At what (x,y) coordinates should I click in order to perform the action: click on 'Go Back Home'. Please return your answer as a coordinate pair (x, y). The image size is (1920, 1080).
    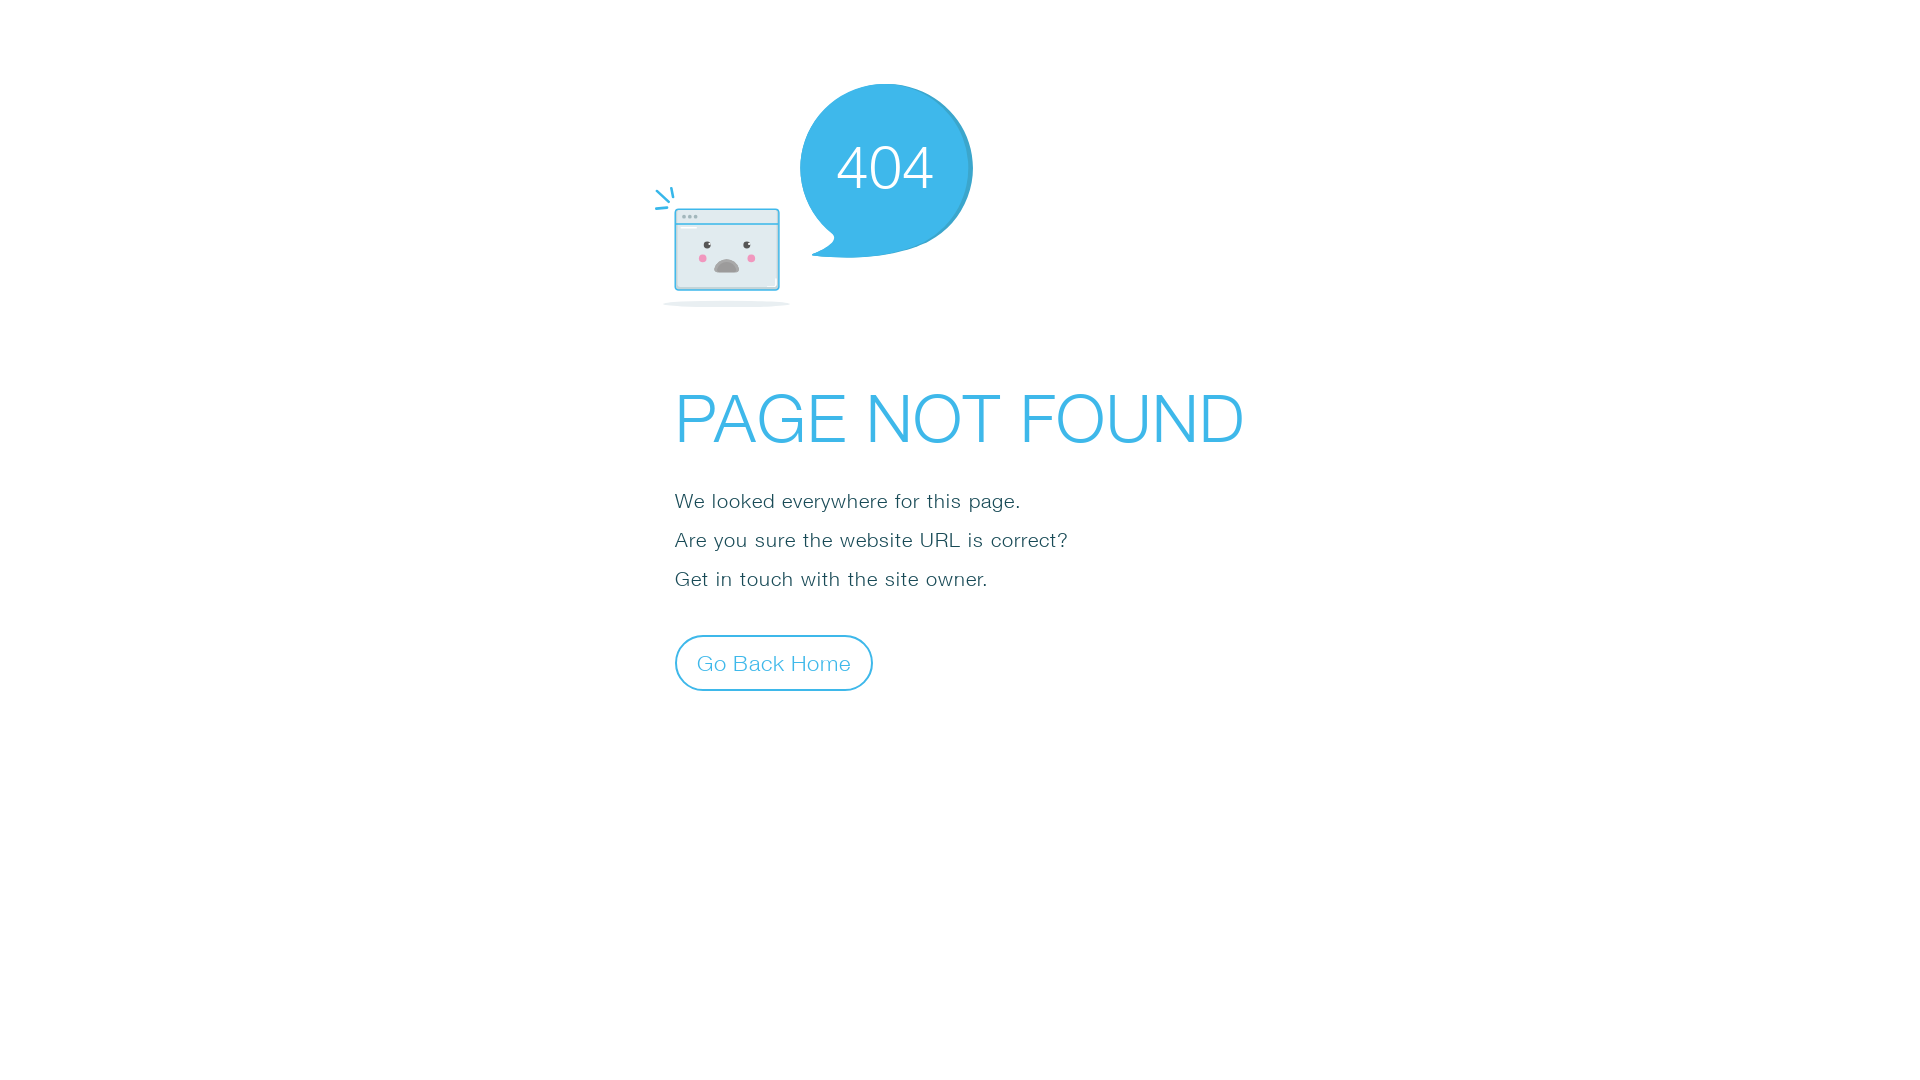
    Looking at the image, I should click on (772, 663).